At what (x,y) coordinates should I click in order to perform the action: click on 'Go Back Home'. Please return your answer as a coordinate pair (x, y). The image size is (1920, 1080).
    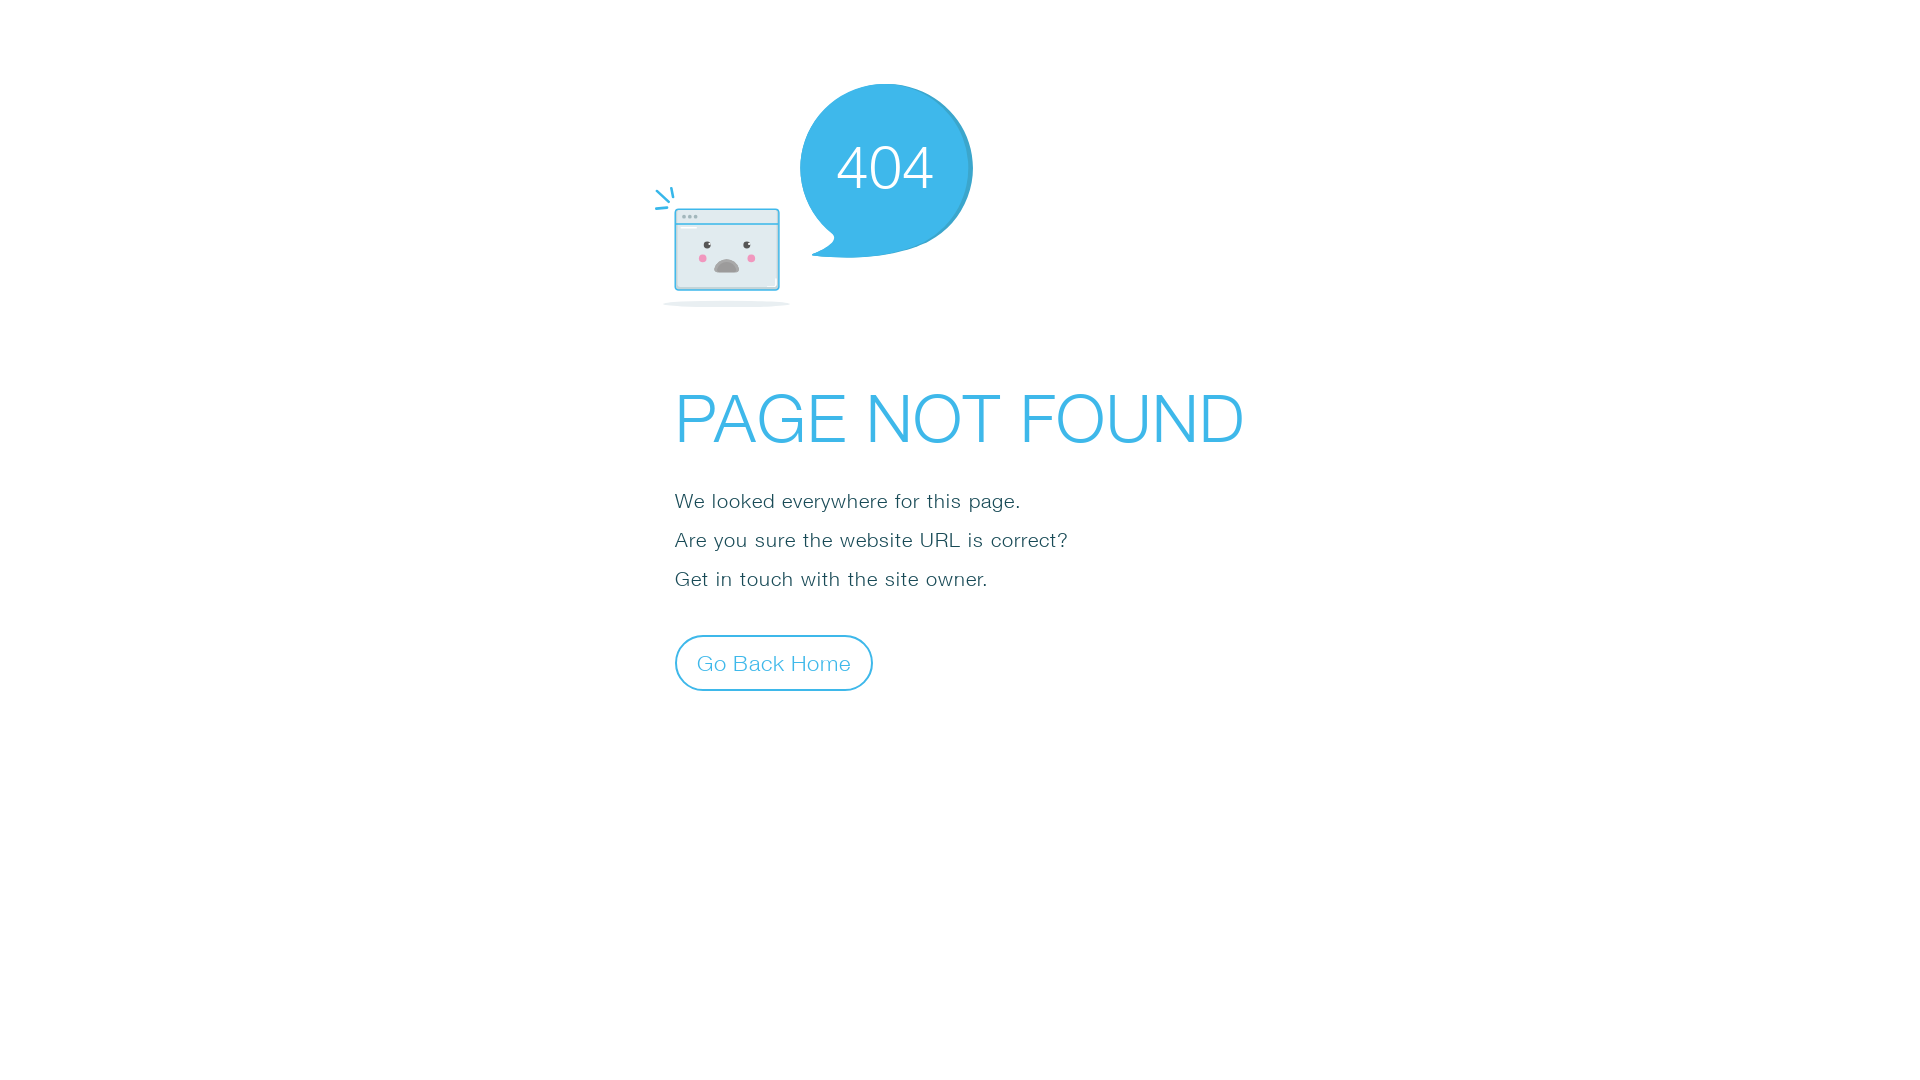
    Looking at the image, I should click on (772, 663).